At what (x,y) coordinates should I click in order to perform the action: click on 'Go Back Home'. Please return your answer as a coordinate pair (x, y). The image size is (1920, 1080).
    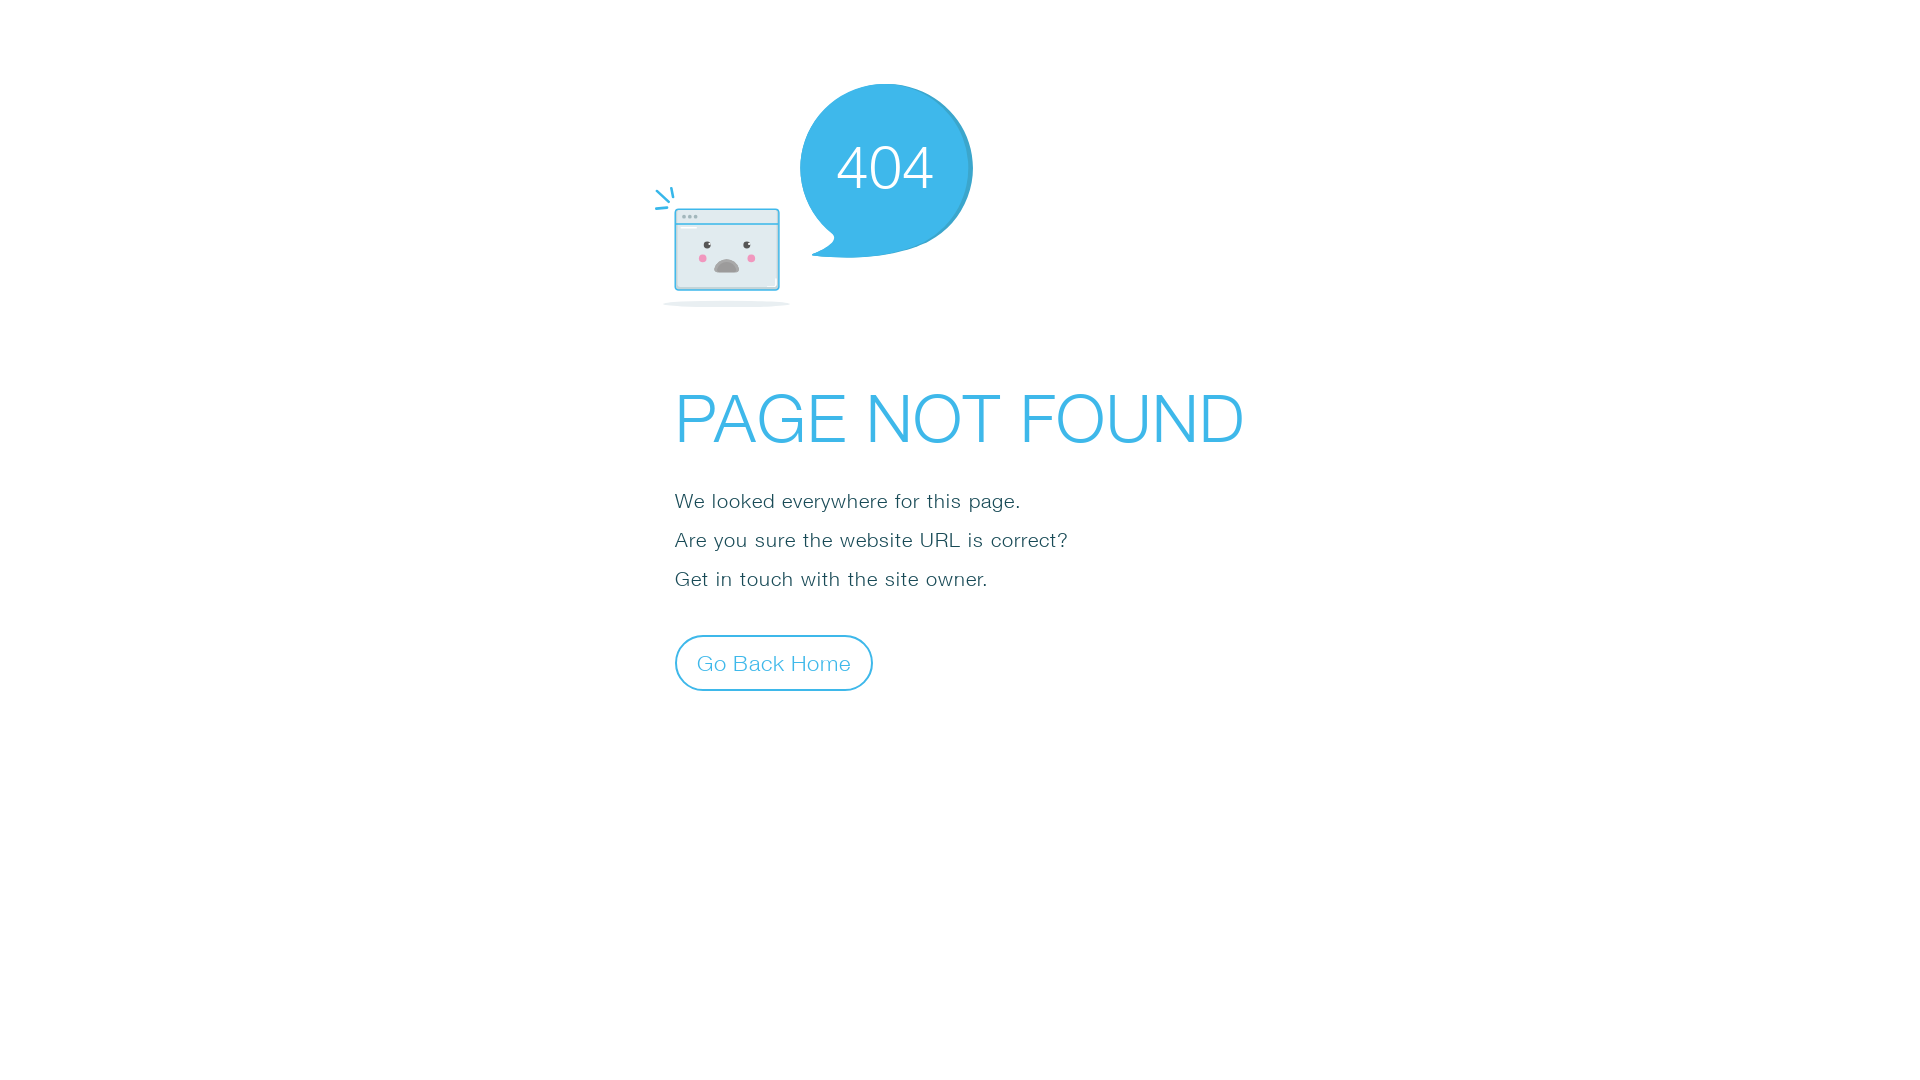
    Looking at the image, I should click on (772, 663).